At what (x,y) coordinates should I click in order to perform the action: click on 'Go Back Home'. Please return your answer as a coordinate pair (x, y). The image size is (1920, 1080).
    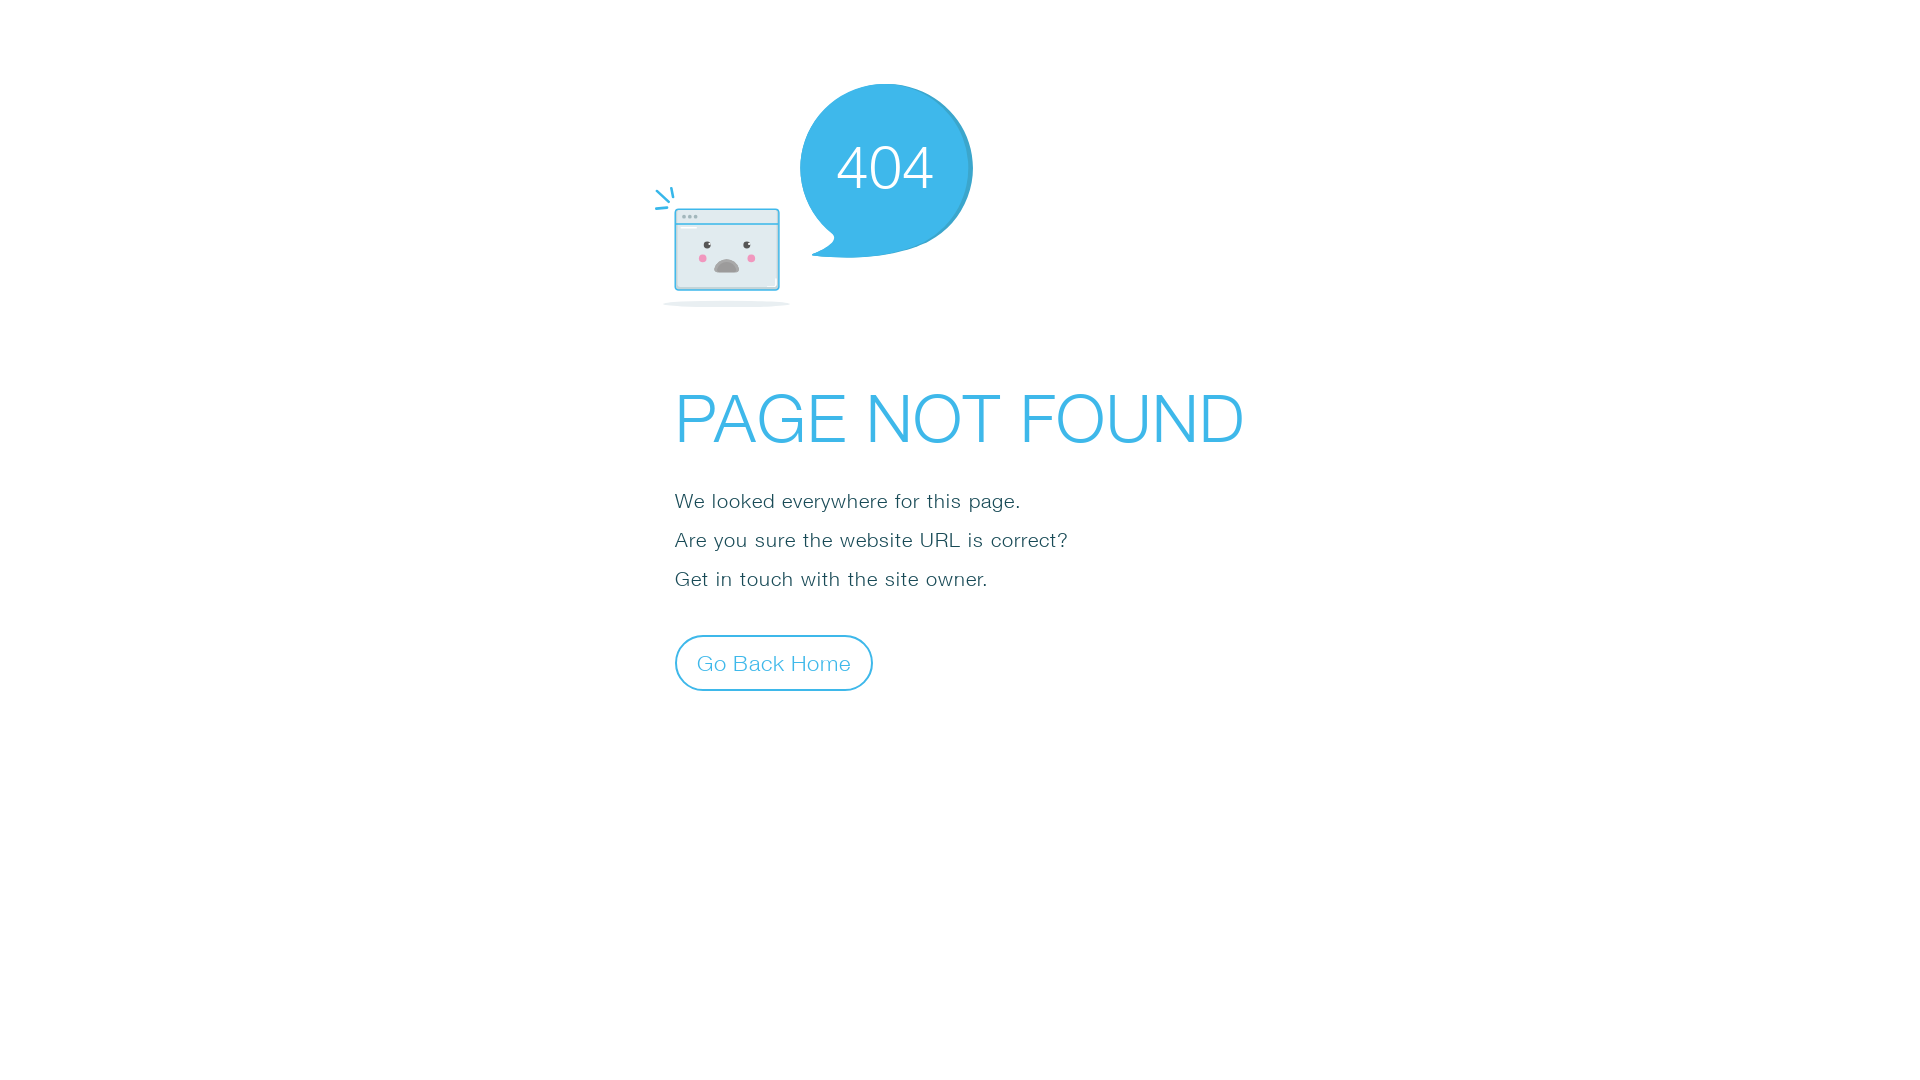
    Looking at the image, I should click on (772, 663).